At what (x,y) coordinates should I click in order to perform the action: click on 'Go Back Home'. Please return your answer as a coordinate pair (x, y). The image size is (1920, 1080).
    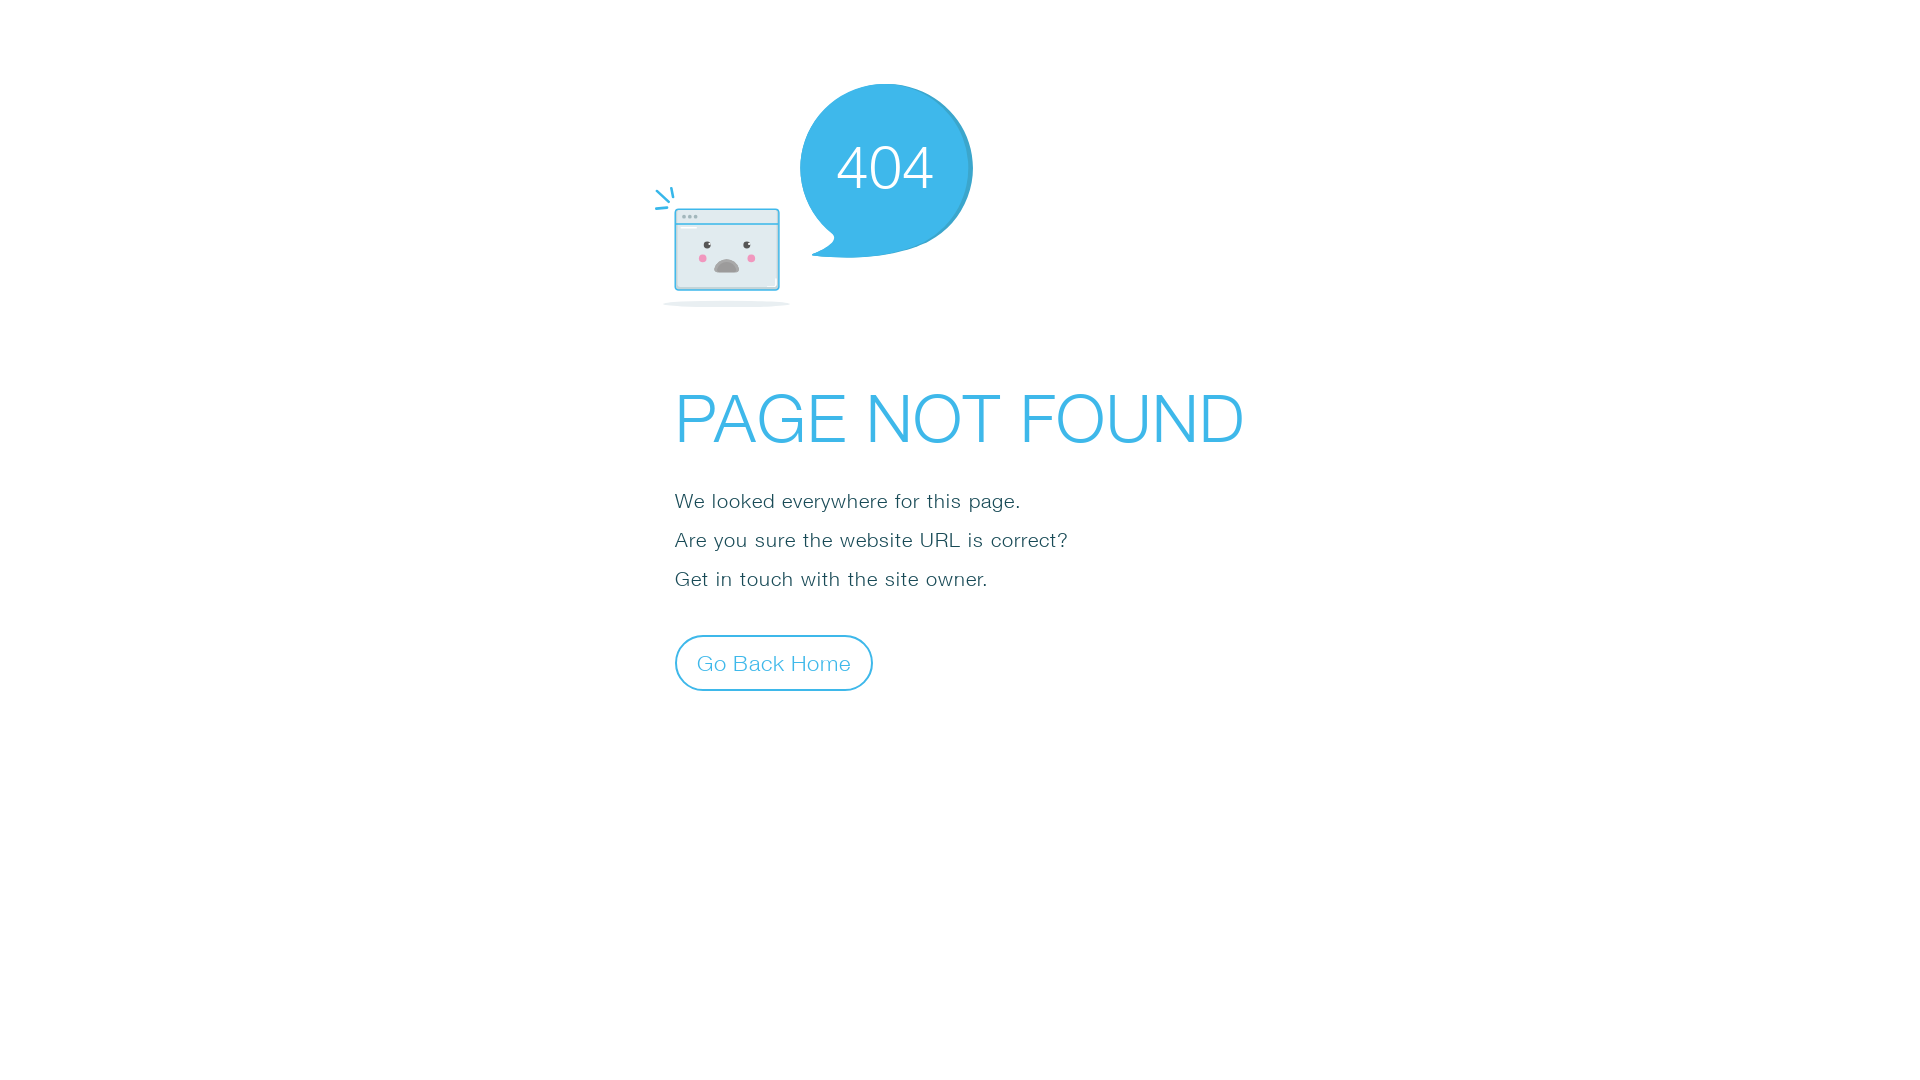
    Looking at the image, I should click on (772, 663).